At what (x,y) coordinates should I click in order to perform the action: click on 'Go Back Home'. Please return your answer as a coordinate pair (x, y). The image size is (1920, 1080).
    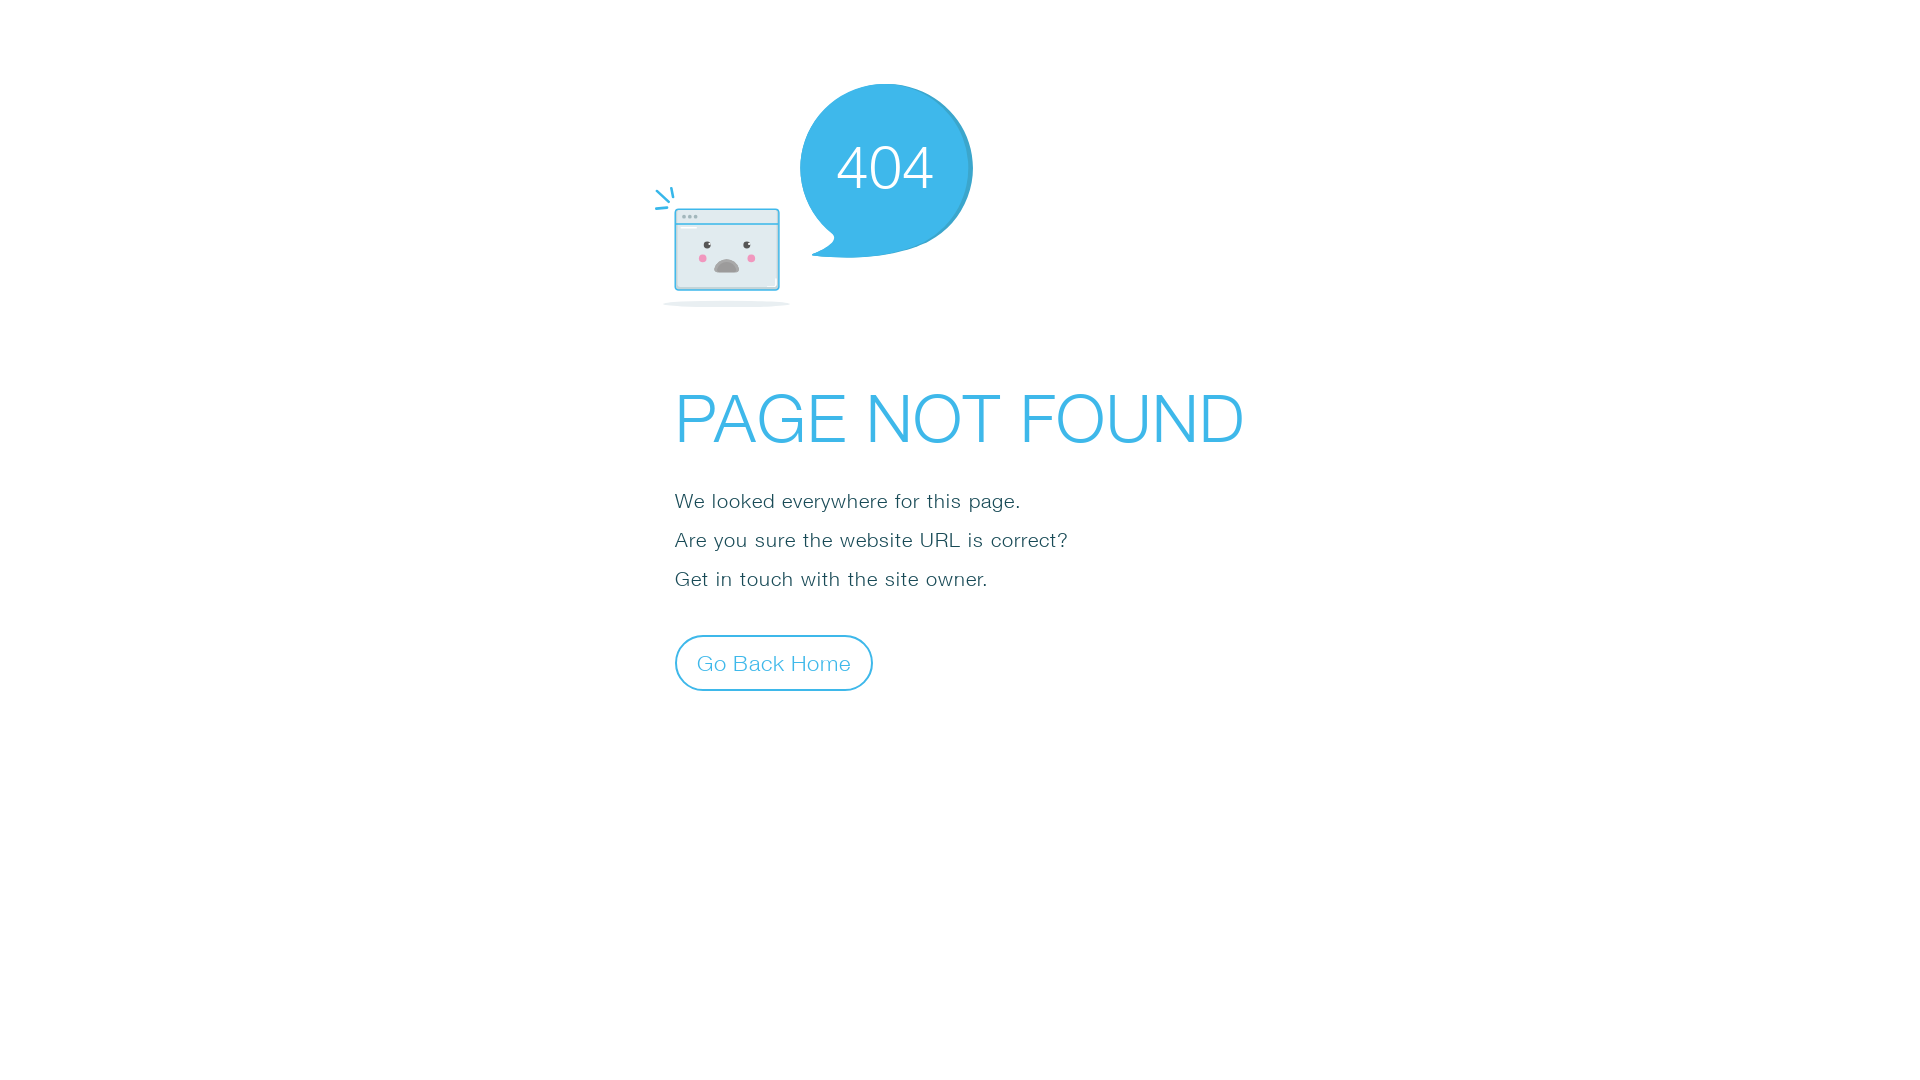
    Looking at the image, I should click on (772, 663).